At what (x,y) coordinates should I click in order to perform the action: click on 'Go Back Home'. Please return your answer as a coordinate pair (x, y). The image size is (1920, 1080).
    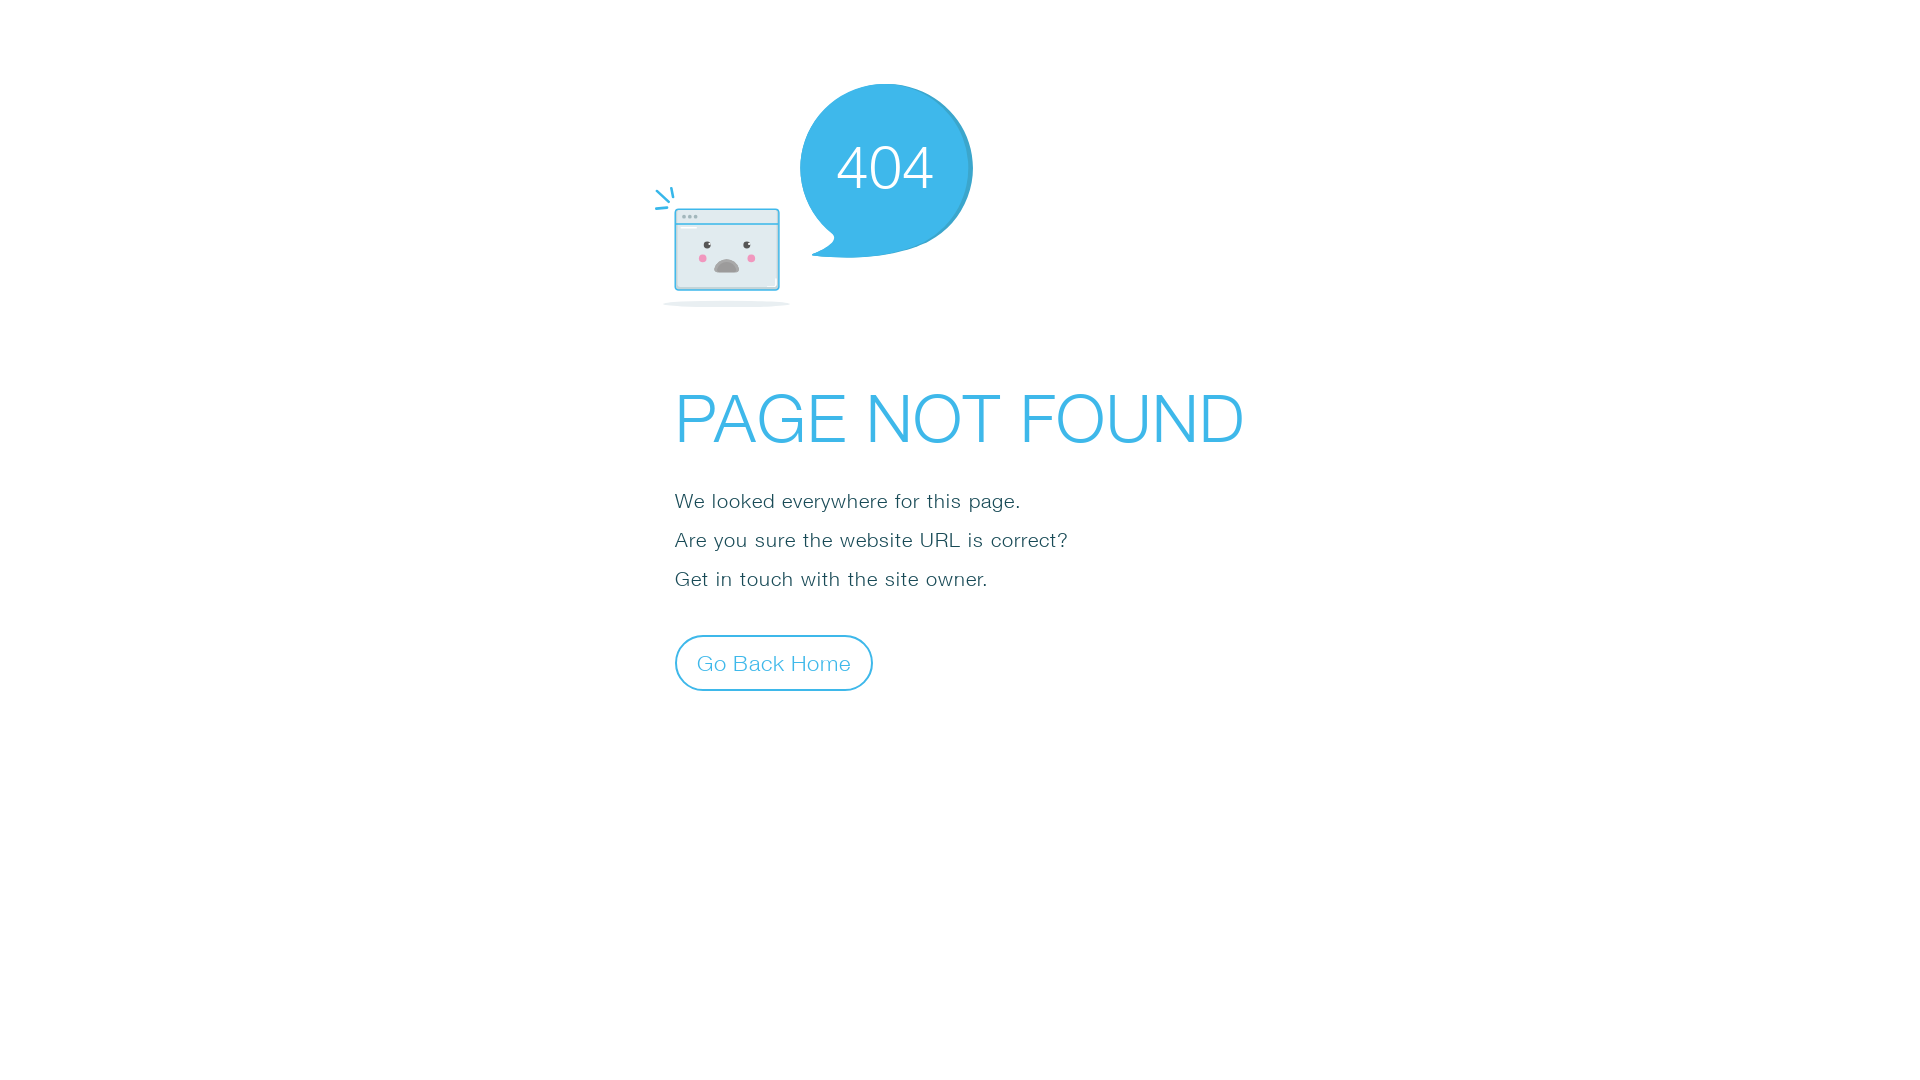
    Looking at the image, I should click on (772, 663).